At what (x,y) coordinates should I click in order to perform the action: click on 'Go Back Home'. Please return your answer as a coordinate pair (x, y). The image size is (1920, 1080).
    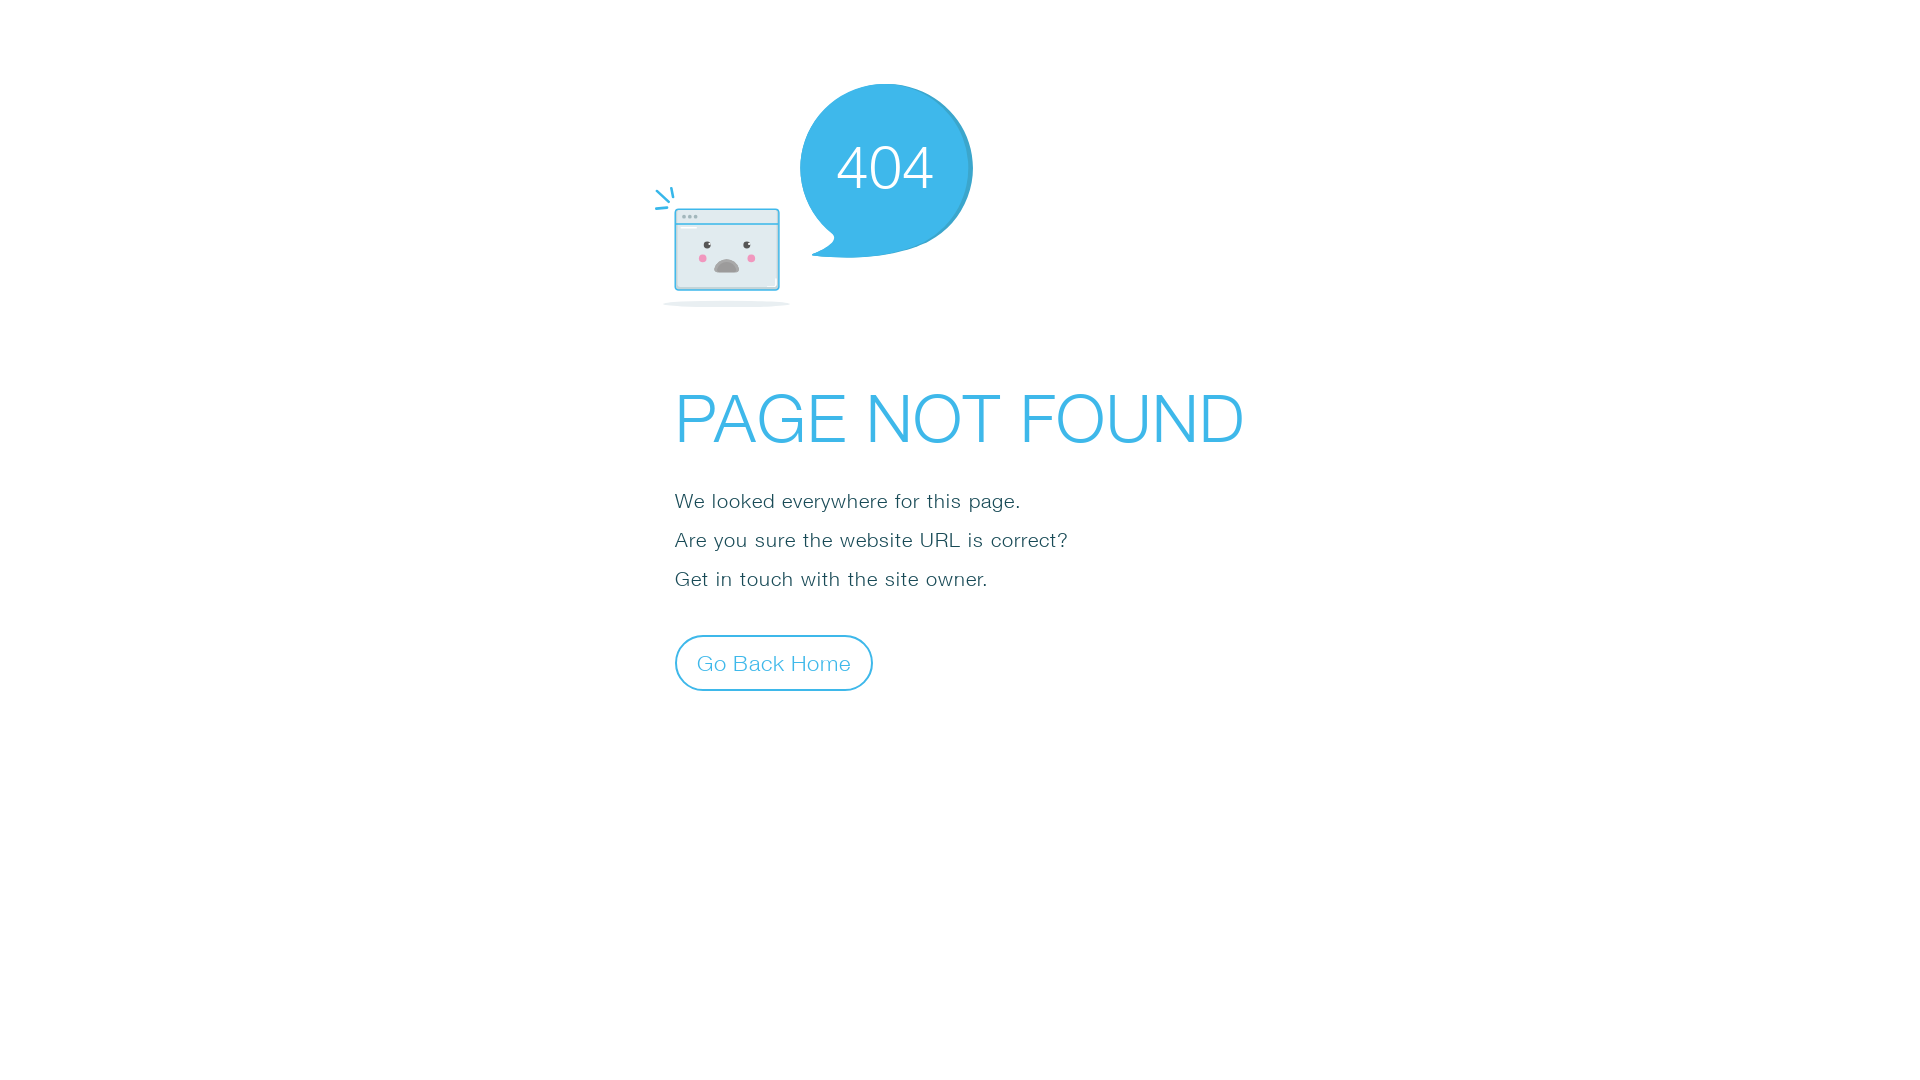
    Looking at the image, I should click on (772, 663).